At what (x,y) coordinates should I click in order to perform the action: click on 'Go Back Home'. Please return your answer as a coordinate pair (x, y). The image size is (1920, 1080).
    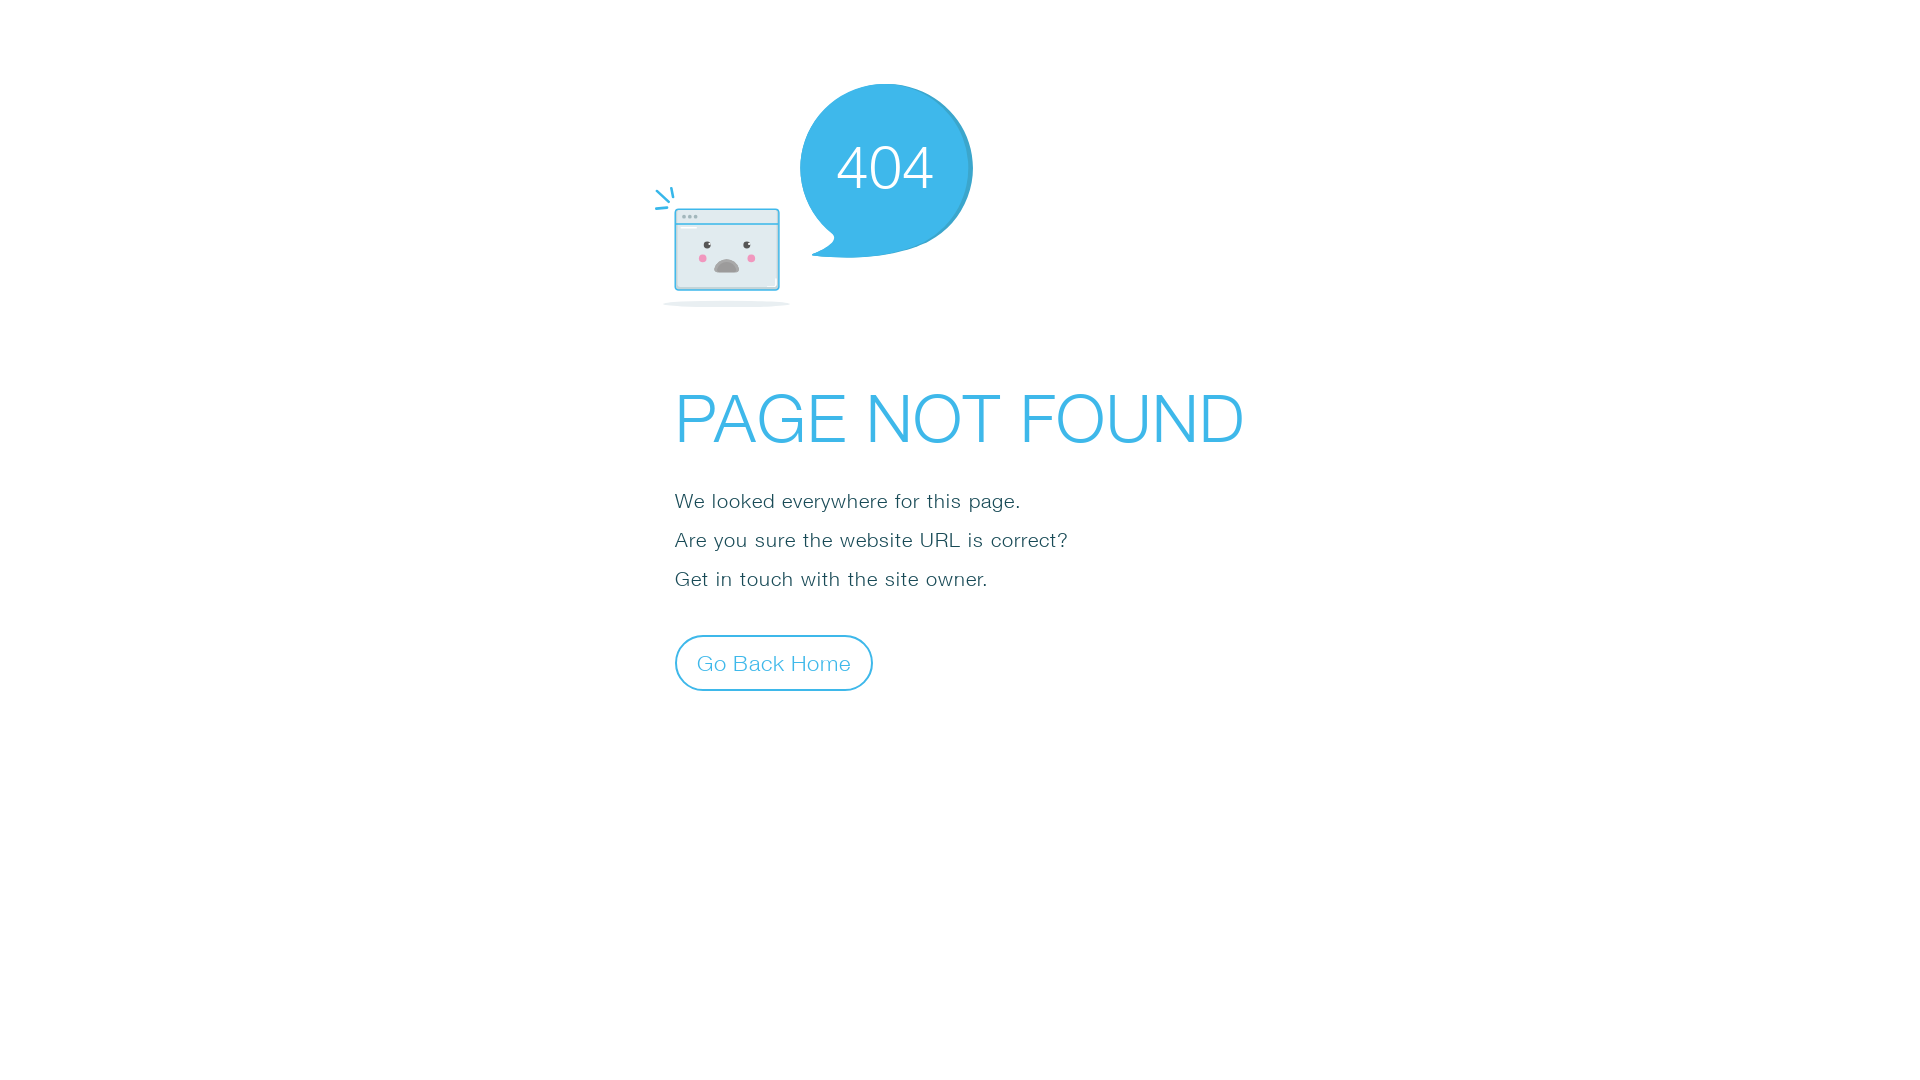
    Looking at the image, I should click on (772, 663).